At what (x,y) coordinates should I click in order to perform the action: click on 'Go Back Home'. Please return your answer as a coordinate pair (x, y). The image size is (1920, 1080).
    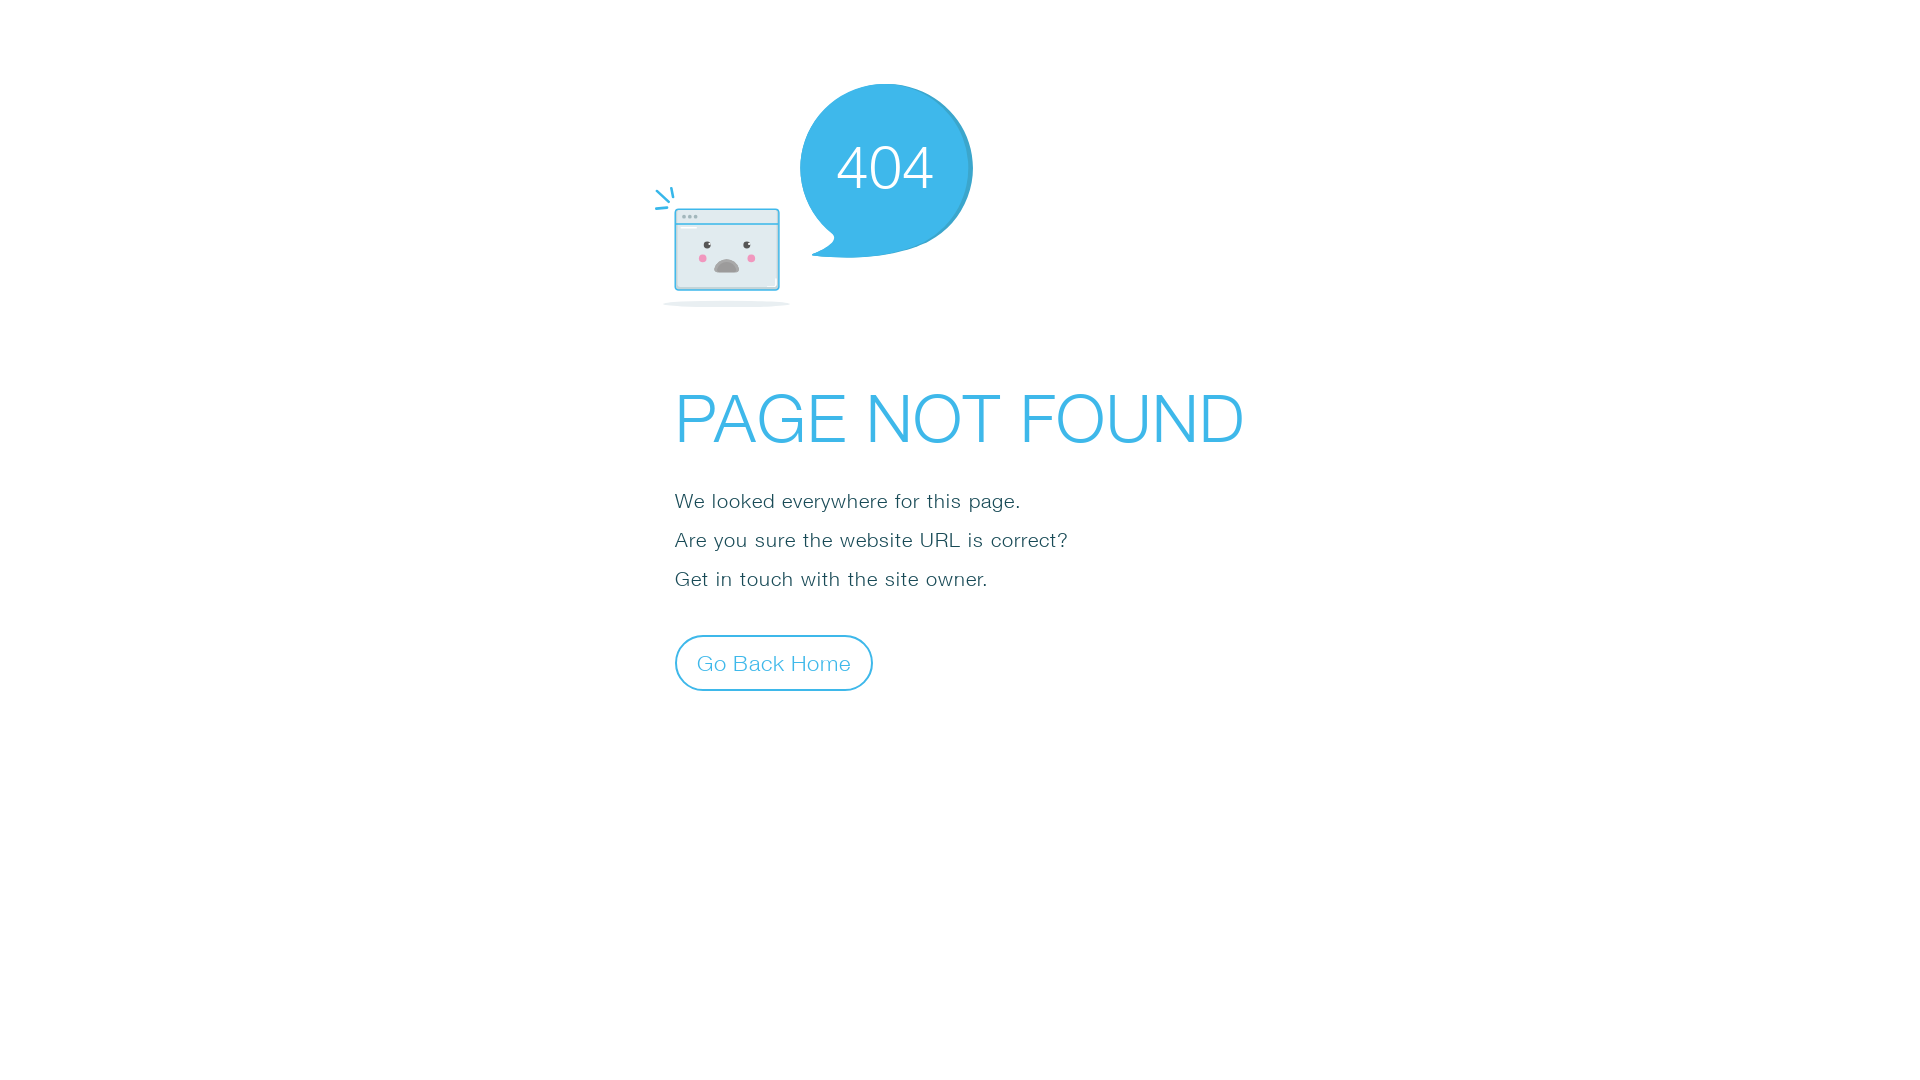
    Looking at the image, I should click on (772, 663).